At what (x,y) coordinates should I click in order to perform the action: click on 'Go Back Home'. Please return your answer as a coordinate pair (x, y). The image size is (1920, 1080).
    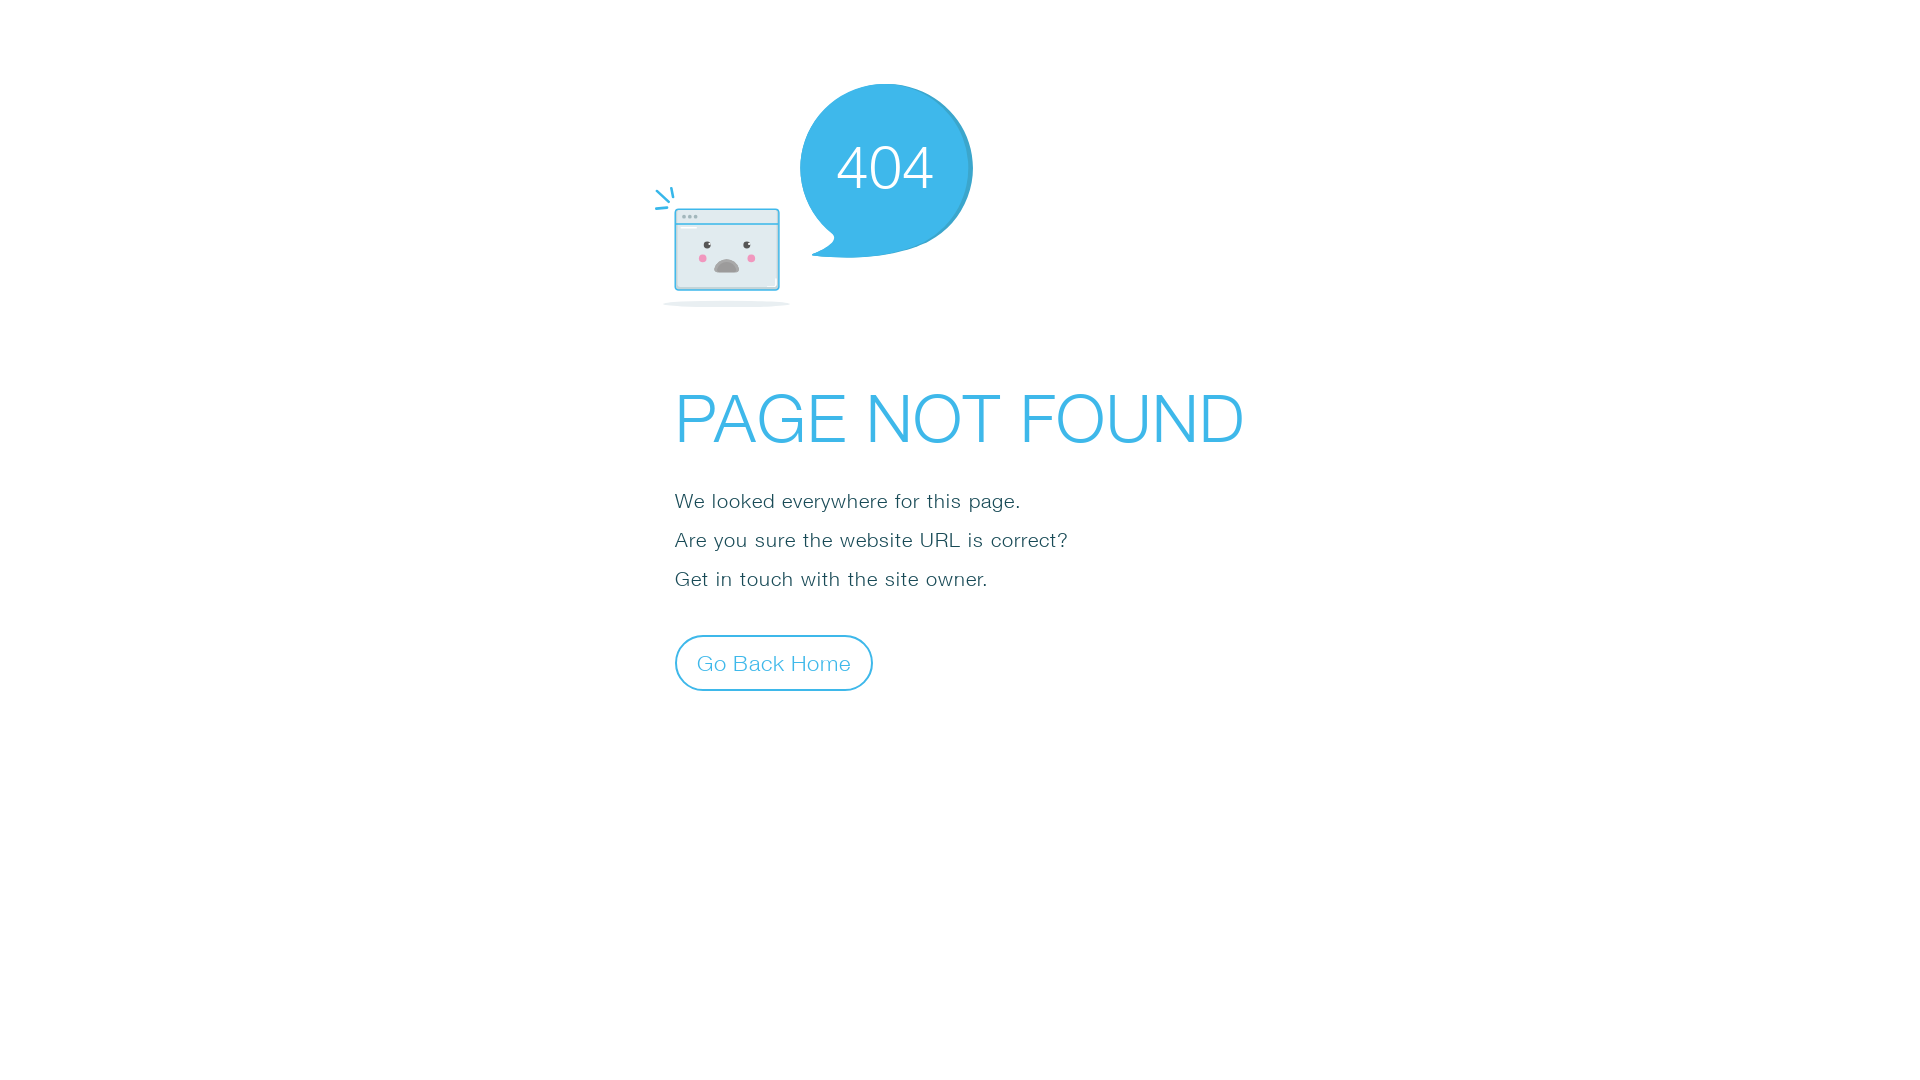
    Looking at the image, I should click on (772, 663).